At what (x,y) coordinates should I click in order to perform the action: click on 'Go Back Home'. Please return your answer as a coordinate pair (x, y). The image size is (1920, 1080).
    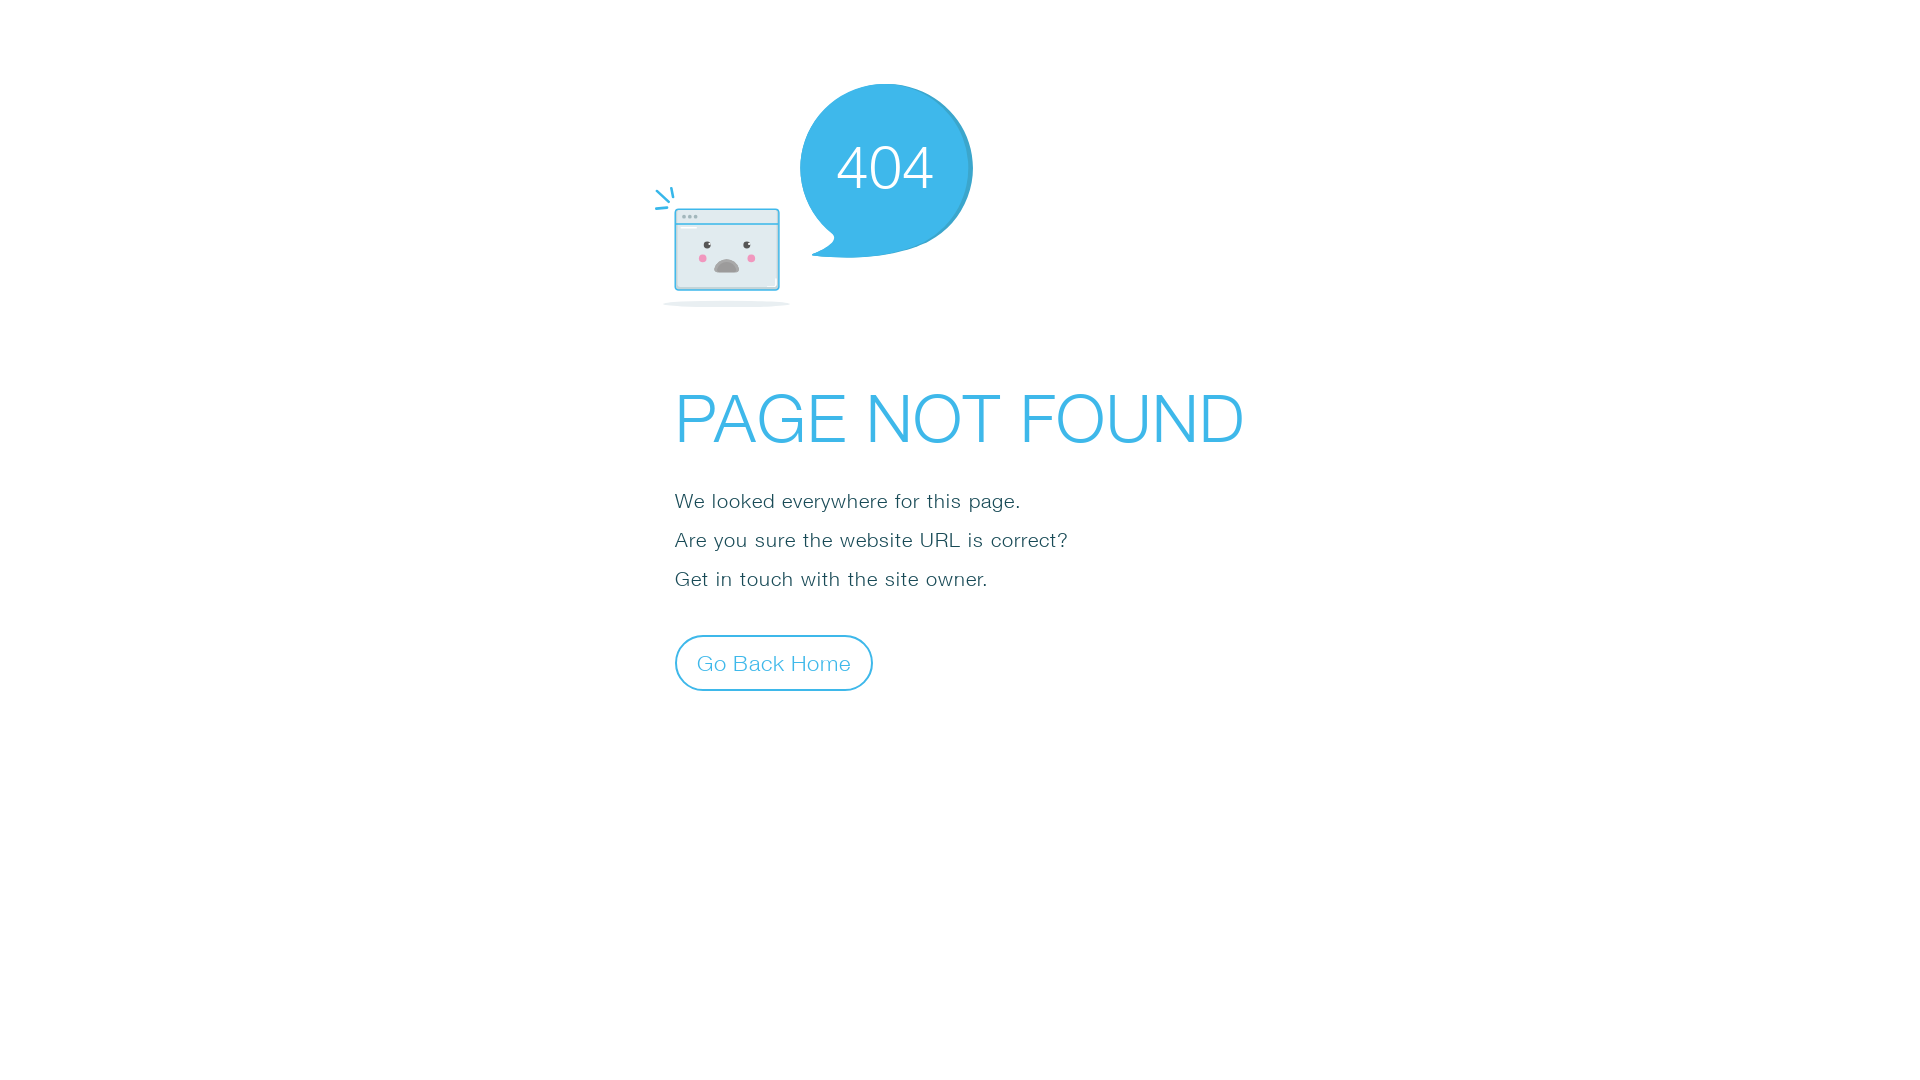
    Looking at the image, I should click on (772, 663).